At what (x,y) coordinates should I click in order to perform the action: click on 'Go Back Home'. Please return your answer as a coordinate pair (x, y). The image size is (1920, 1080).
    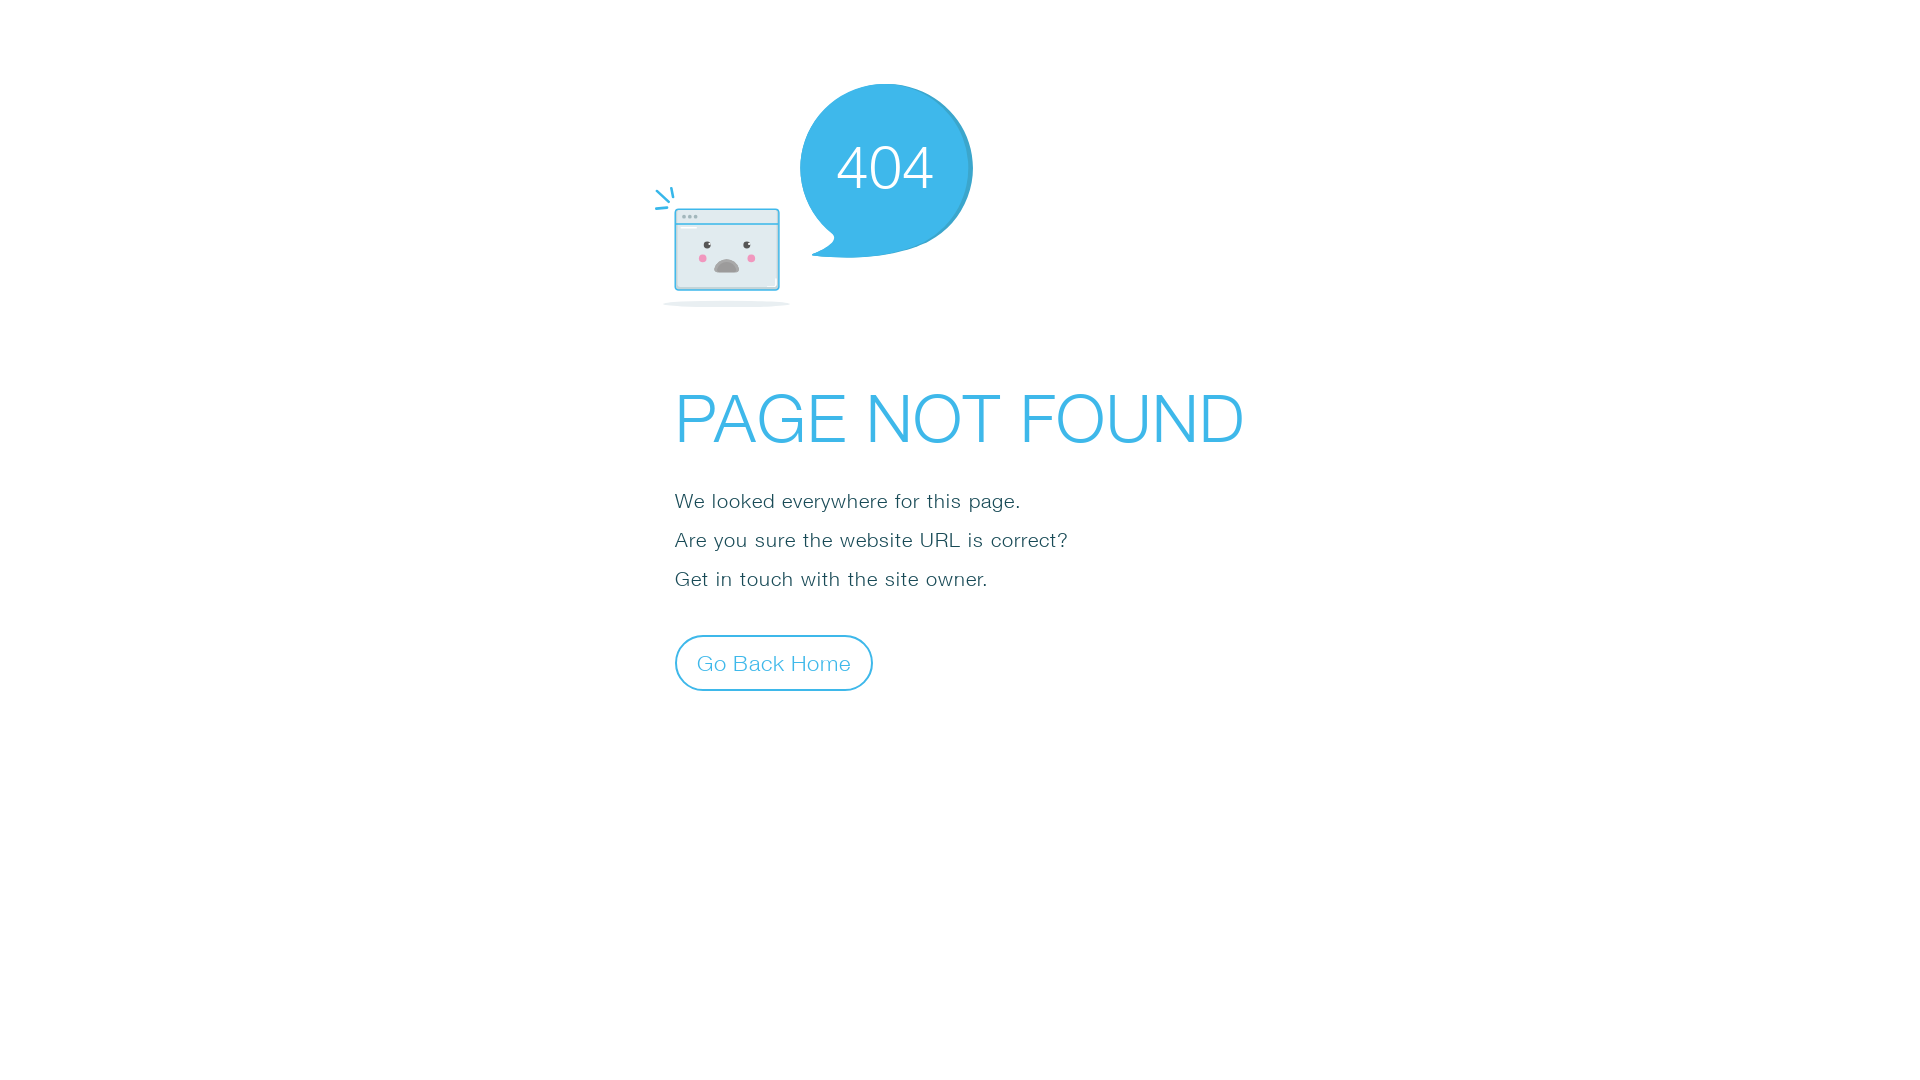
    Looking at the image, I should click on (772, 663).